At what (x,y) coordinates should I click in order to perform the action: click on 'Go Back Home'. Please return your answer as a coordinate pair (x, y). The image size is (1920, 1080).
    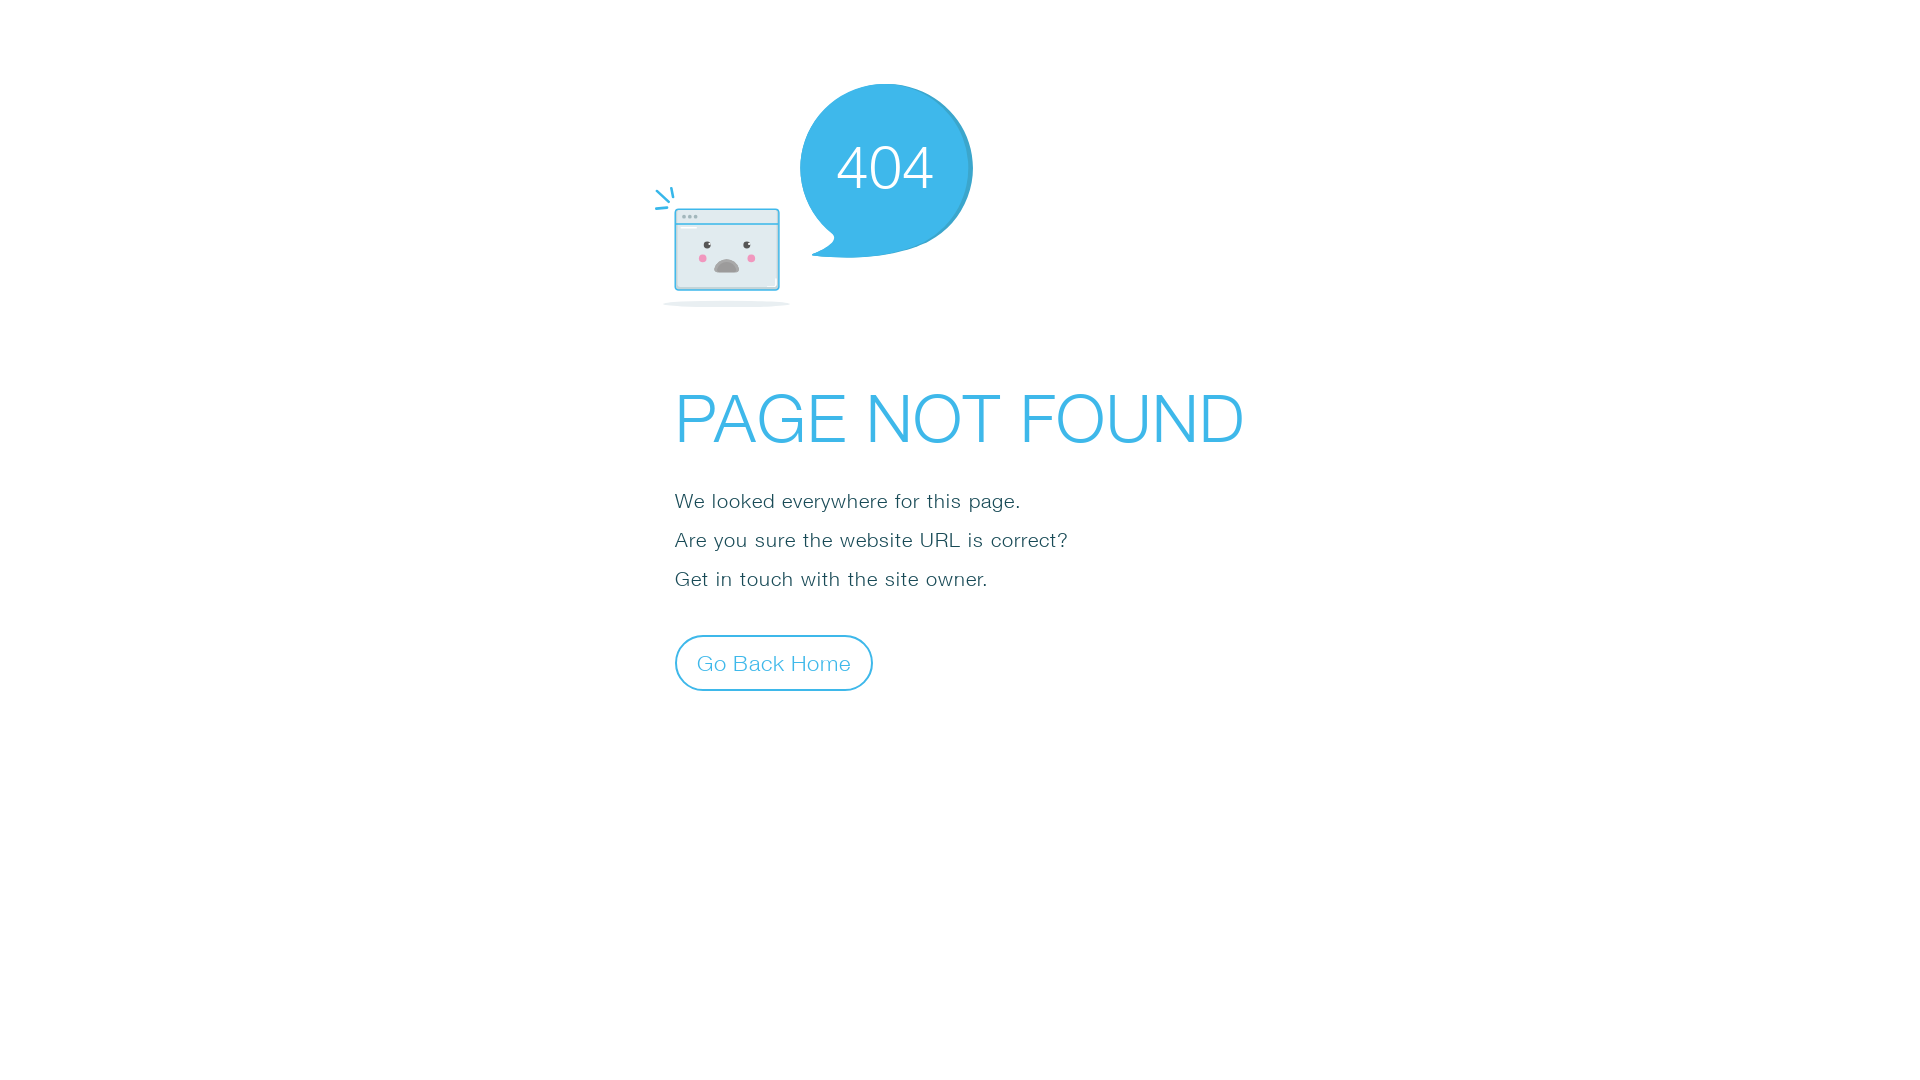
    Looking at the image, I should click on (772, 663).